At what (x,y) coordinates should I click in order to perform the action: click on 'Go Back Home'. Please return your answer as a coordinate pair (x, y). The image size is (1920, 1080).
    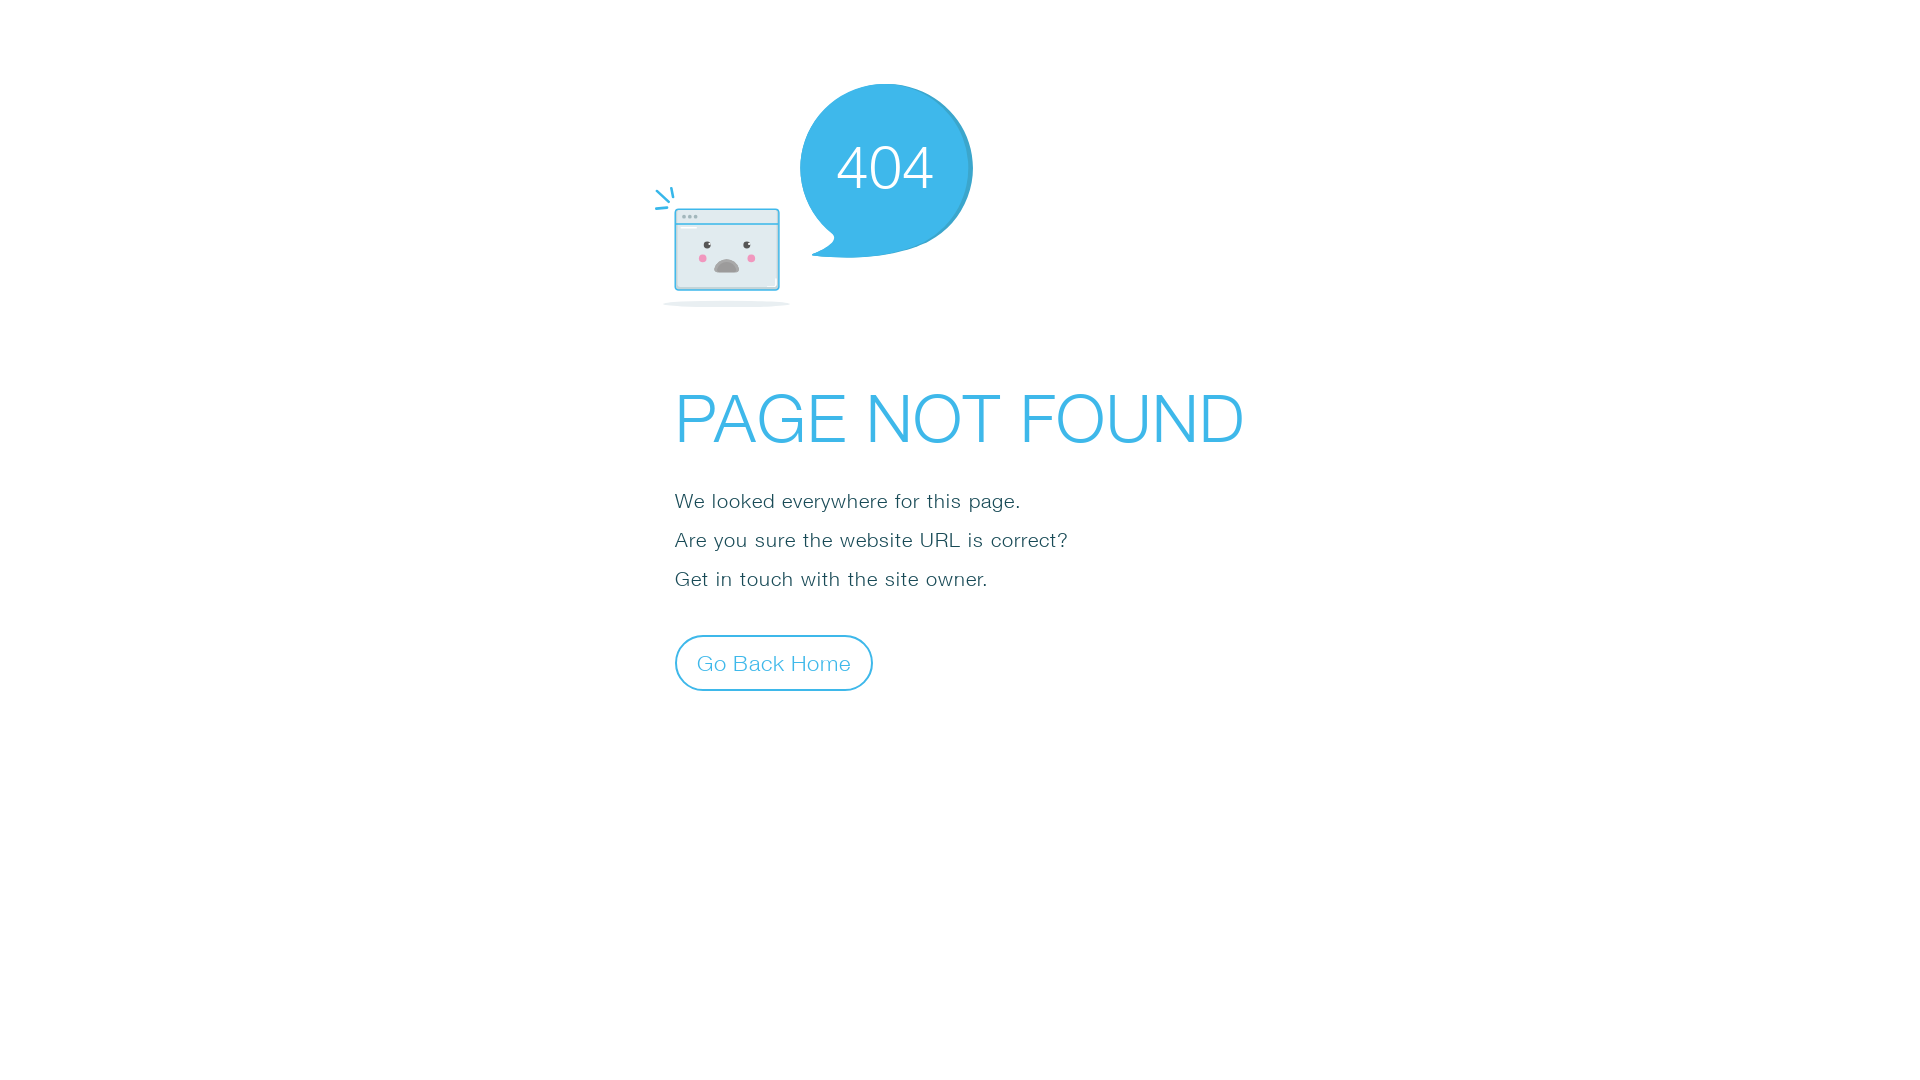
    Looking at the image, I should click on (772, 663).